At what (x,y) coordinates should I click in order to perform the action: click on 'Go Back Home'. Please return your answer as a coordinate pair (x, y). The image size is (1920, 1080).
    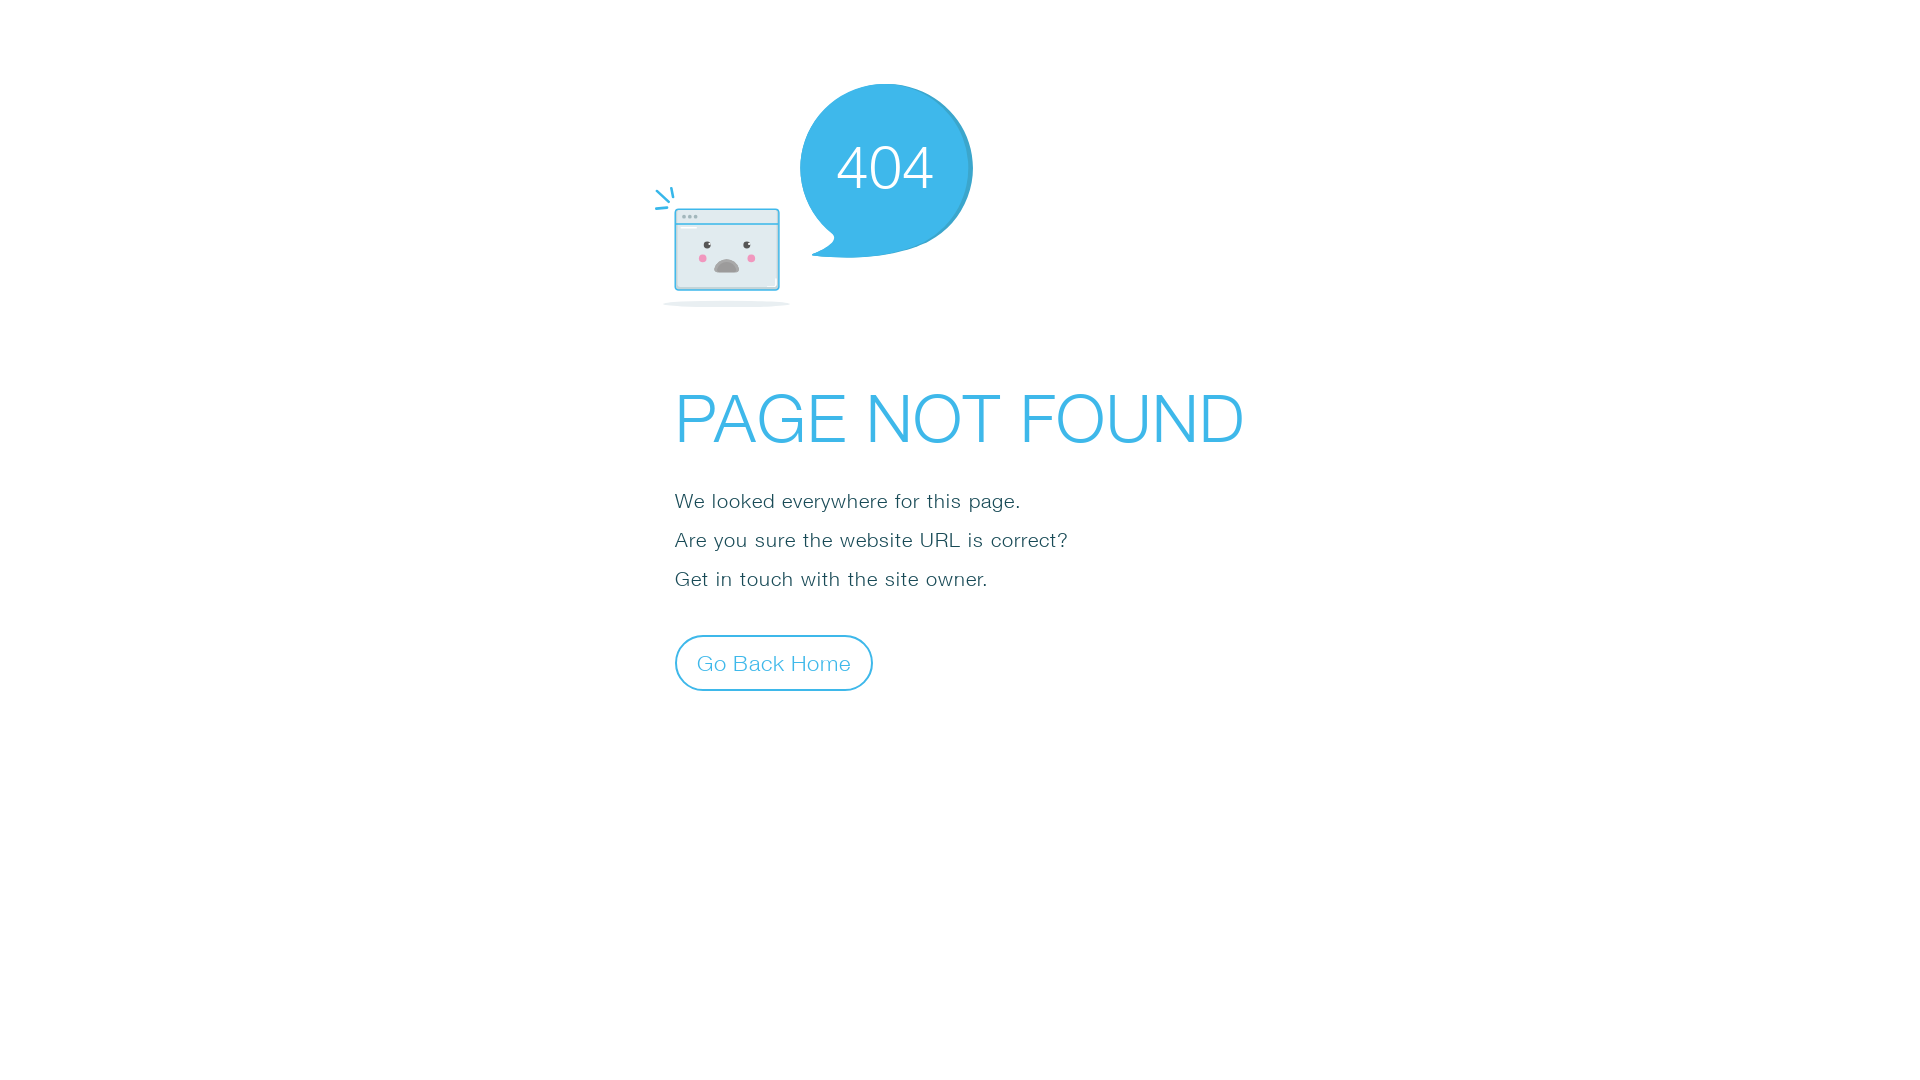
    Looking at the image, I should click on (772, 663).